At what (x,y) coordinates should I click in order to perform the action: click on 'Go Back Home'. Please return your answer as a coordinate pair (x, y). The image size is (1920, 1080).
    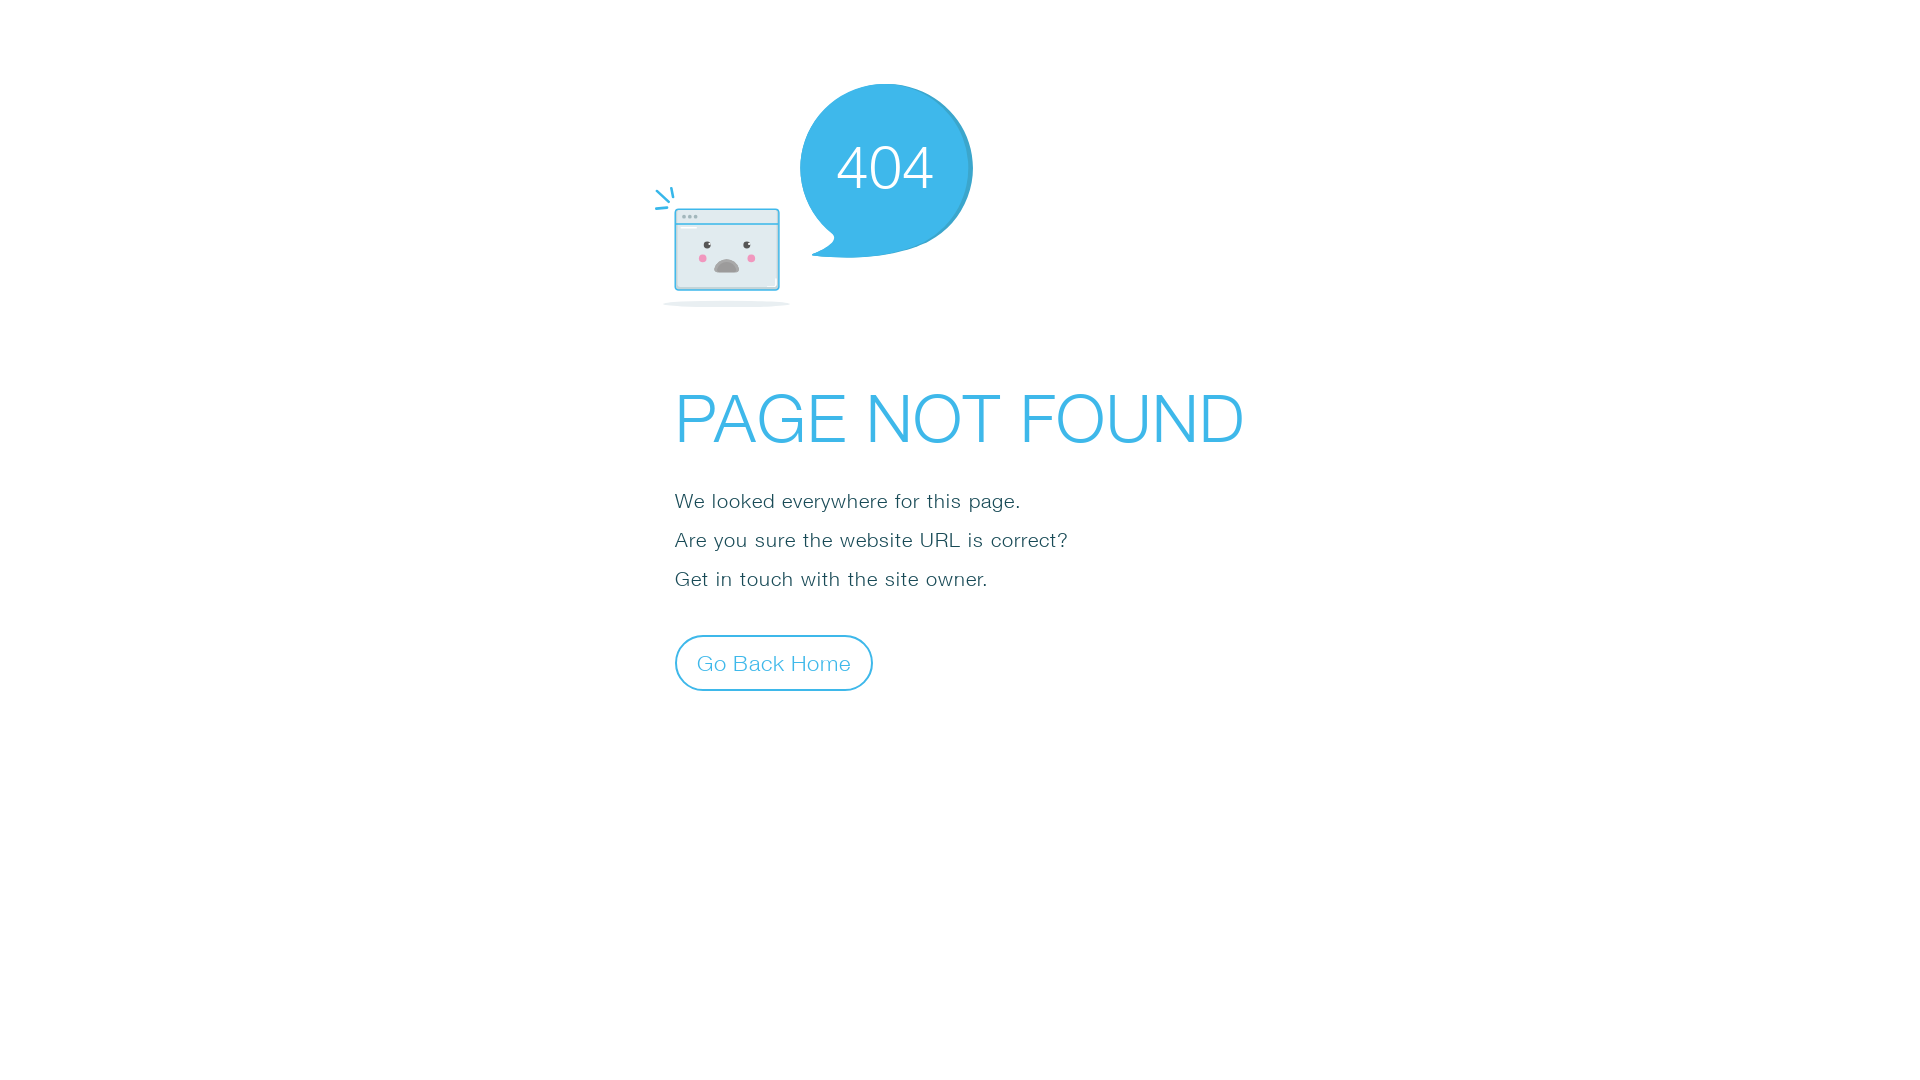
    Looking at the image, I should click on (772, 663).